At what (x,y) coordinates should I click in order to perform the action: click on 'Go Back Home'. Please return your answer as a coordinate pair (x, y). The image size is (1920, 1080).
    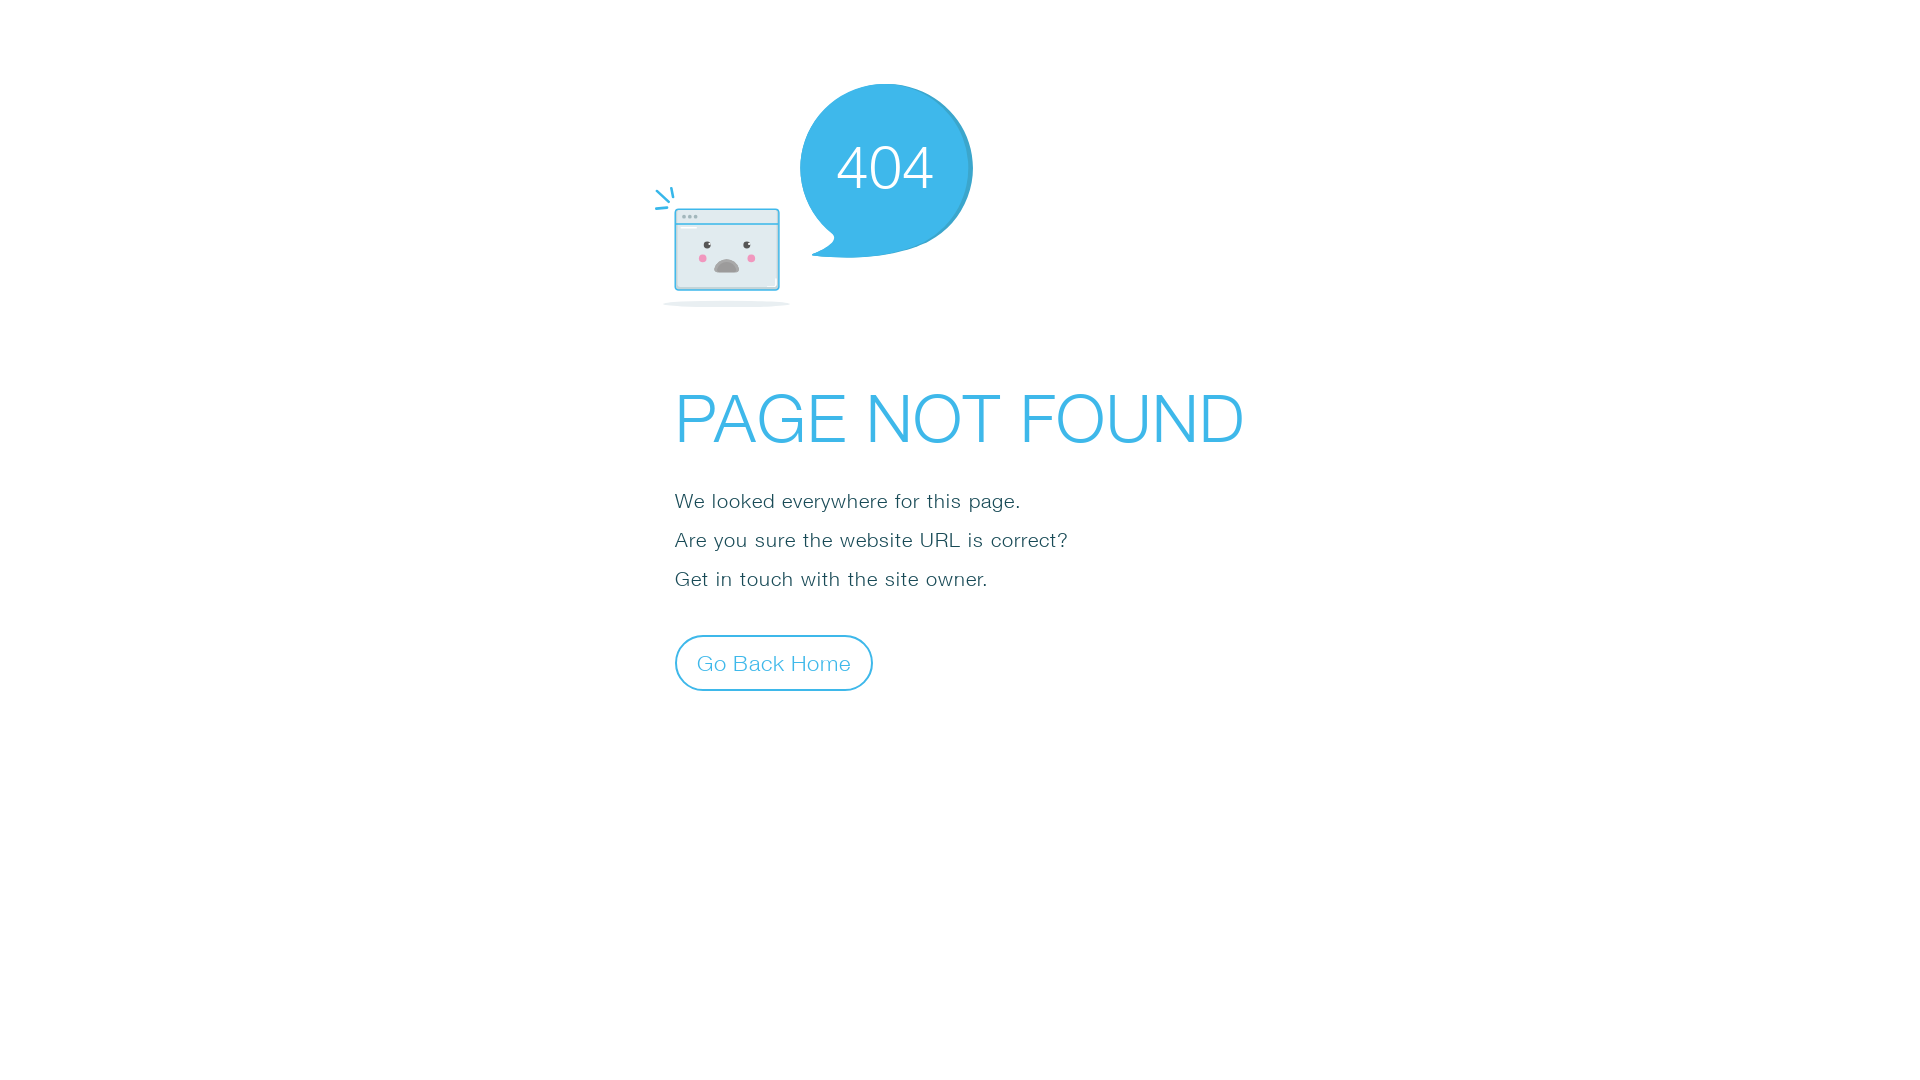
    Looking at the image, I should click on (772, 663).